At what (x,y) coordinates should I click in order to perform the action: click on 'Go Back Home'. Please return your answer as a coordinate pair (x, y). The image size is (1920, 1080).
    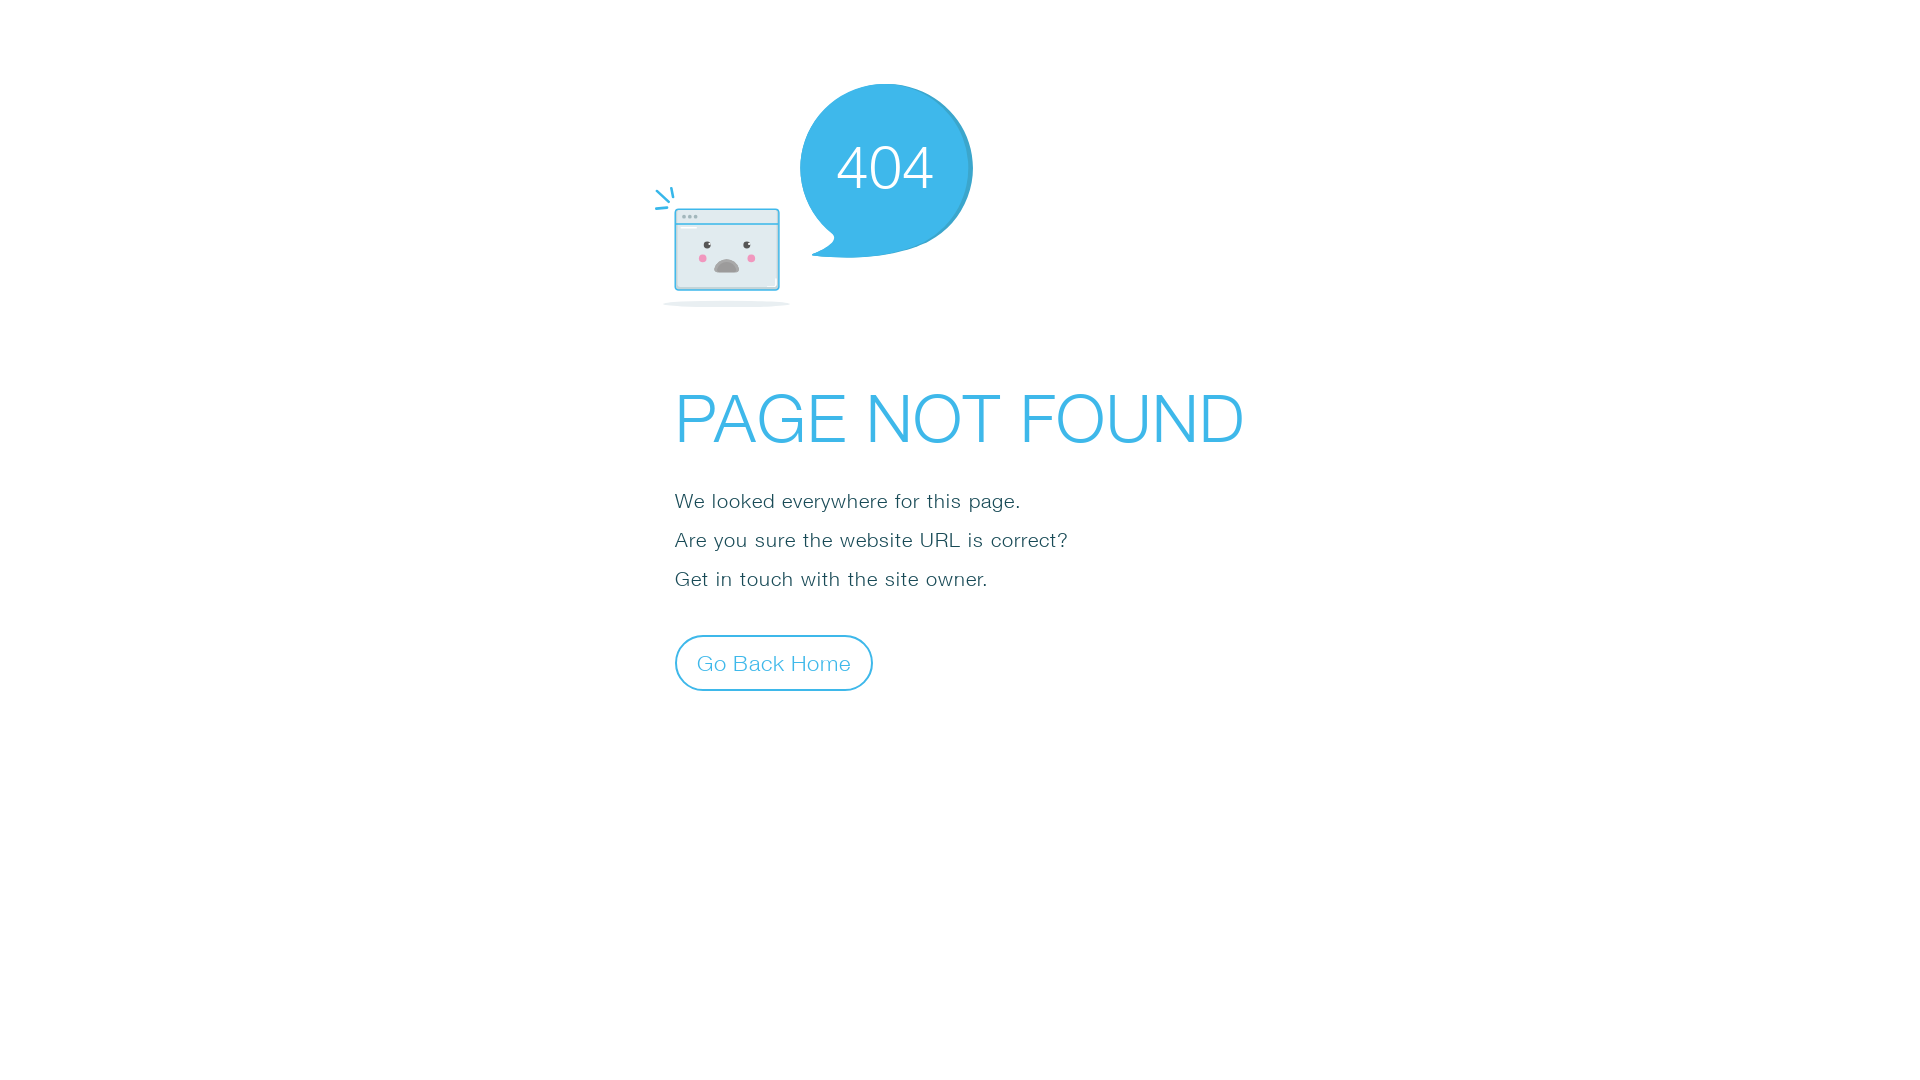
    Looking at the image, I should click on (772, 663).